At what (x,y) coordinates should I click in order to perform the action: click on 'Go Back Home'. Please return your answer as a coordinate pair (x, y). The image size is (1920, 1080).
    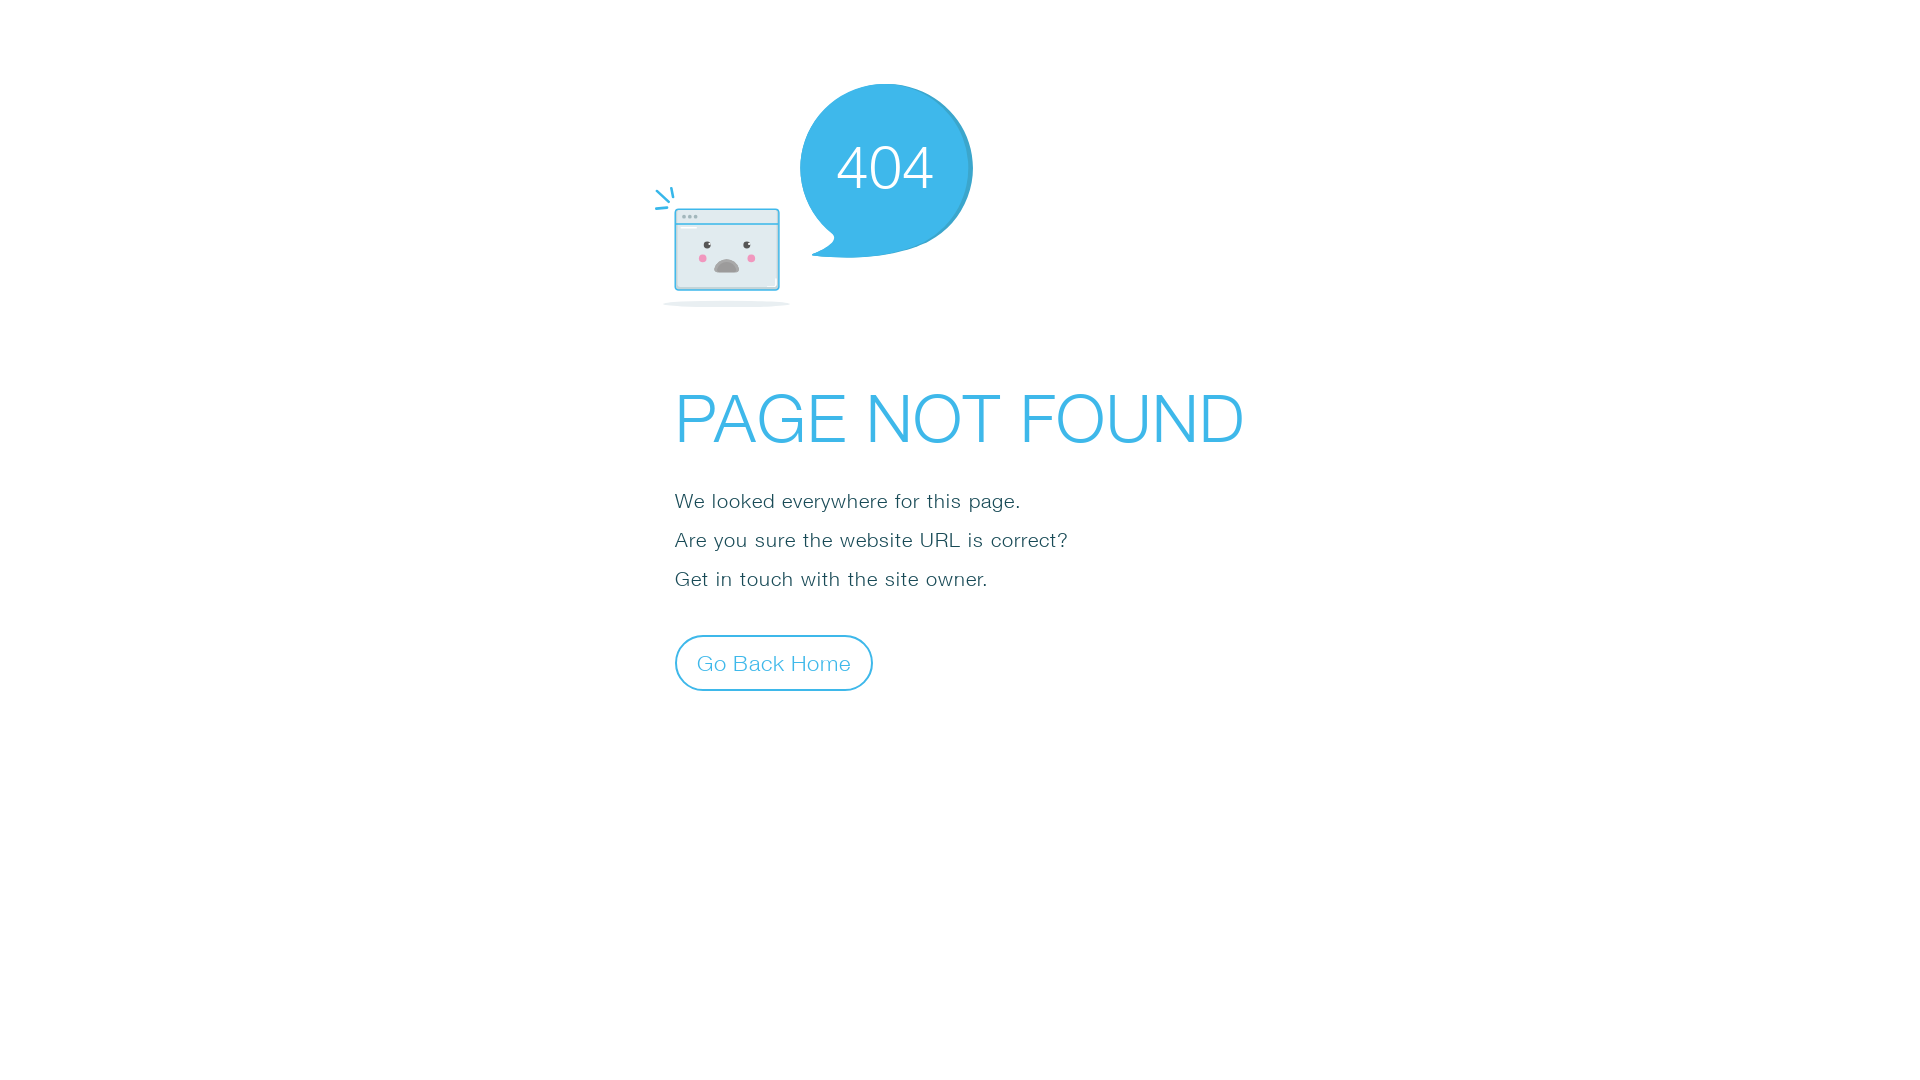
    Looking at the image, I should click on (772, 663).